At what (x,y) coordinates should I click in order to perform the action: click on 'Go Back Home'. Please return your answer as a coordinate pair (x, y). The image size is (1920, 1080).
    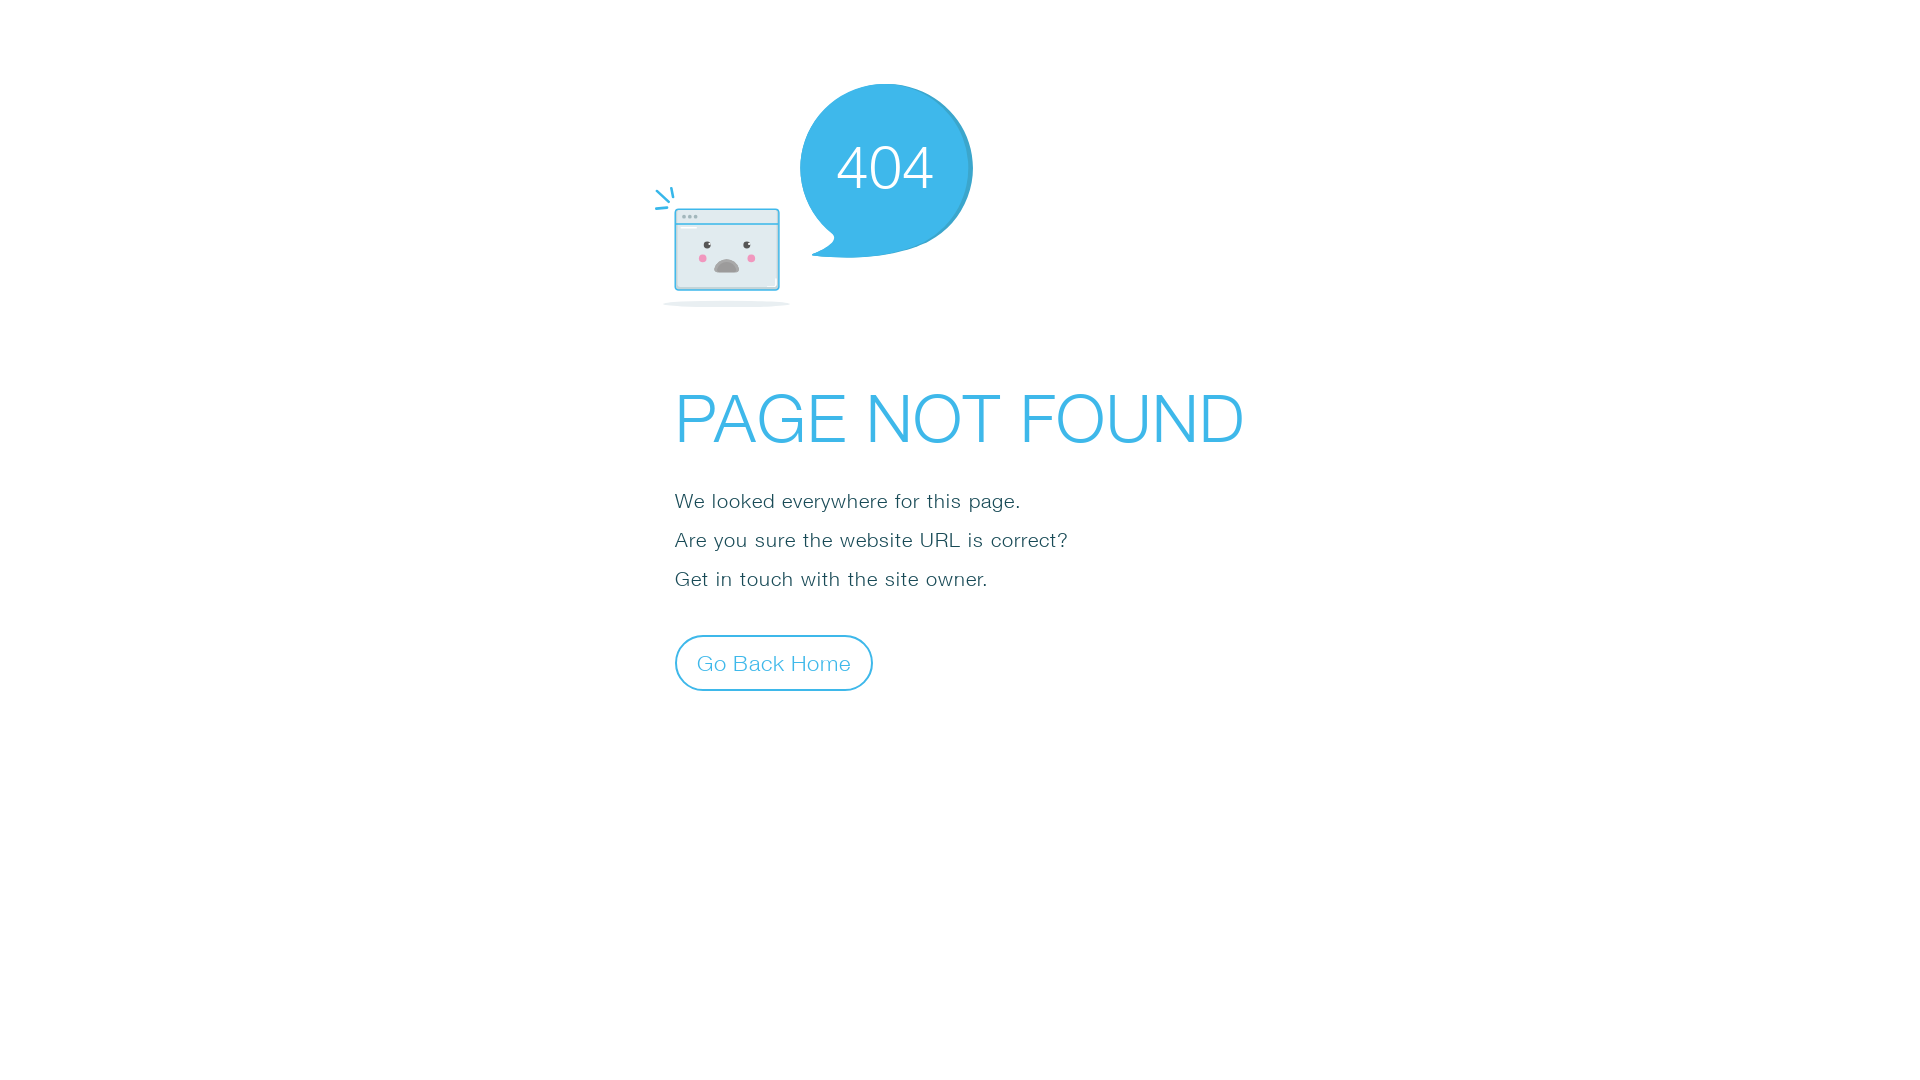
    Looking at the image, I should click on (772, 663).